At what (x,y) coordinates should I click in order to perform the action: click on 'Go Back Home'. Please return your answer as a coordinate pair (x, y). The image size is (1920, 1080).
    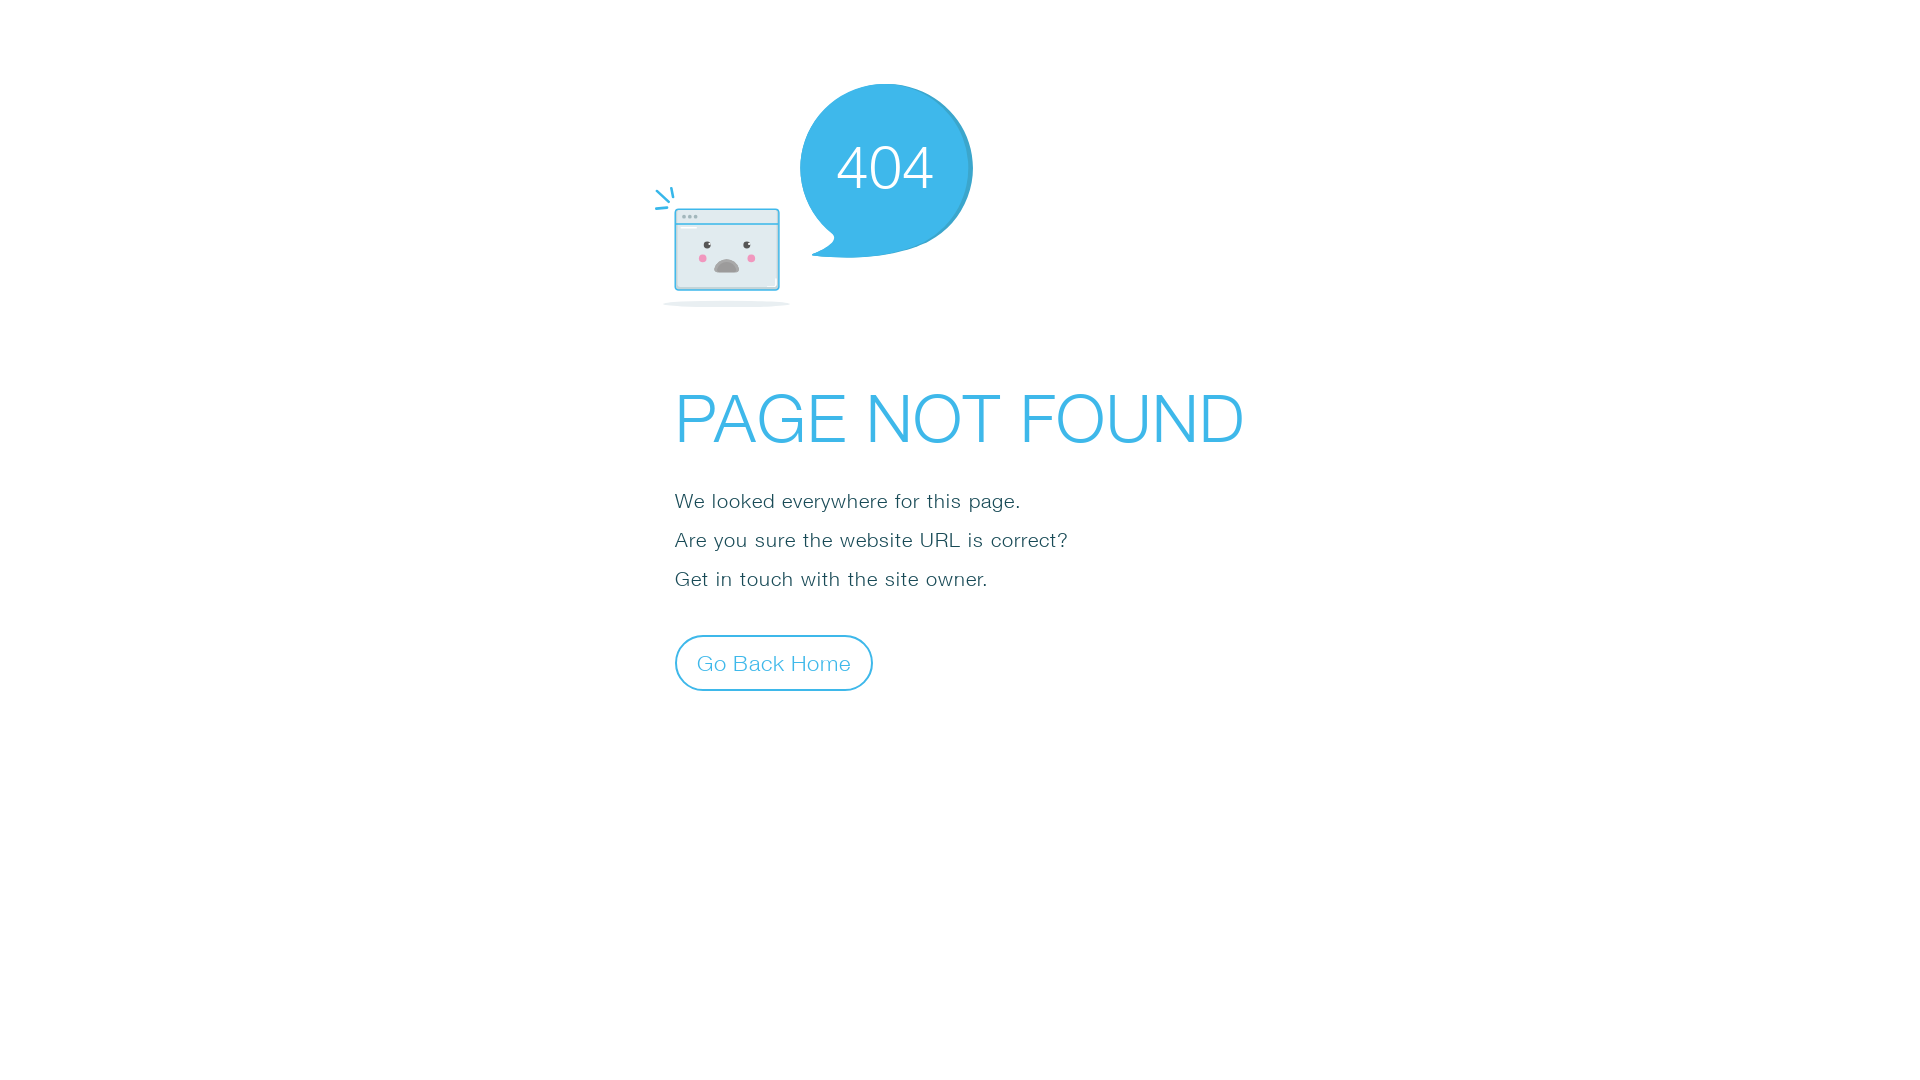
    Looking at the image, I should click on (772, 663).